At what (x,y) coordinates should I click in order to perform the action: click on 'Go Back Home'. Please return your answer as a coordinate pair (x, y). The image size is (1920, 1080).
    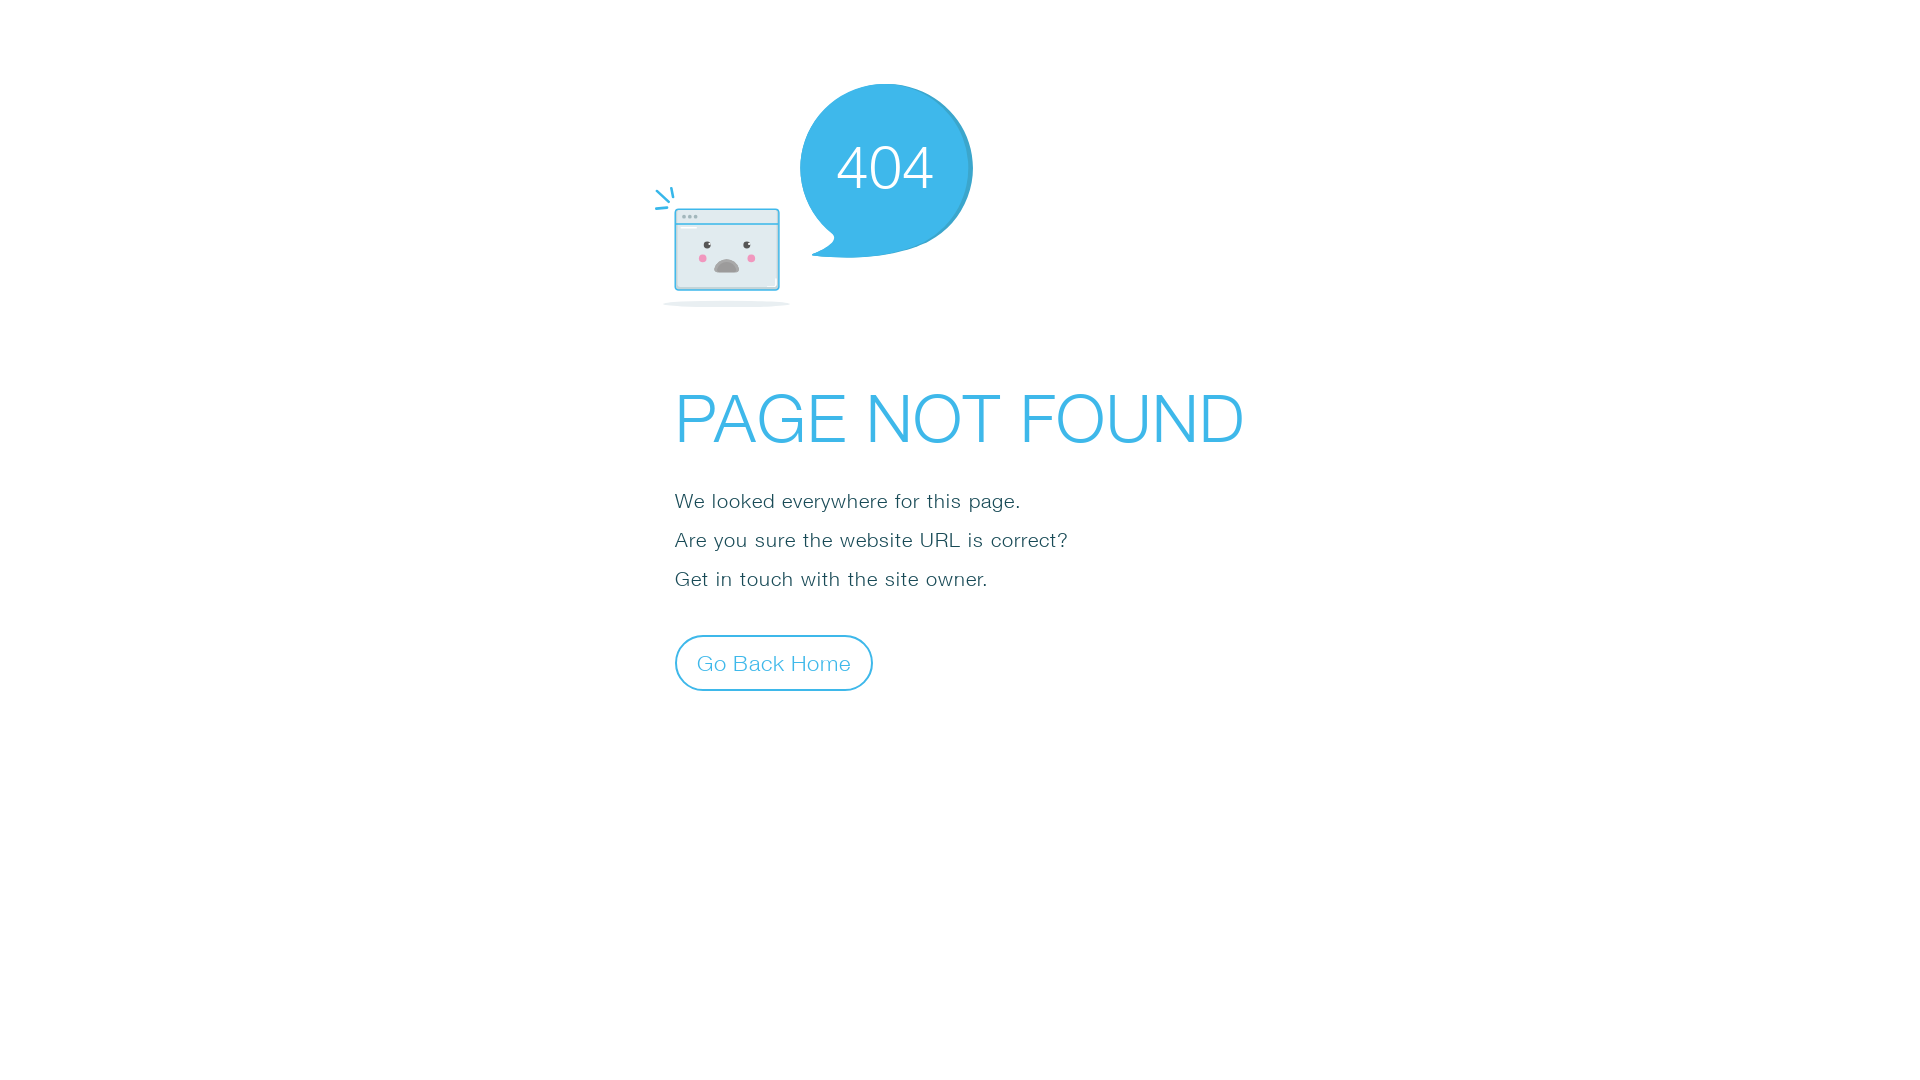
    Looking at the image, I should click on (772, 663).